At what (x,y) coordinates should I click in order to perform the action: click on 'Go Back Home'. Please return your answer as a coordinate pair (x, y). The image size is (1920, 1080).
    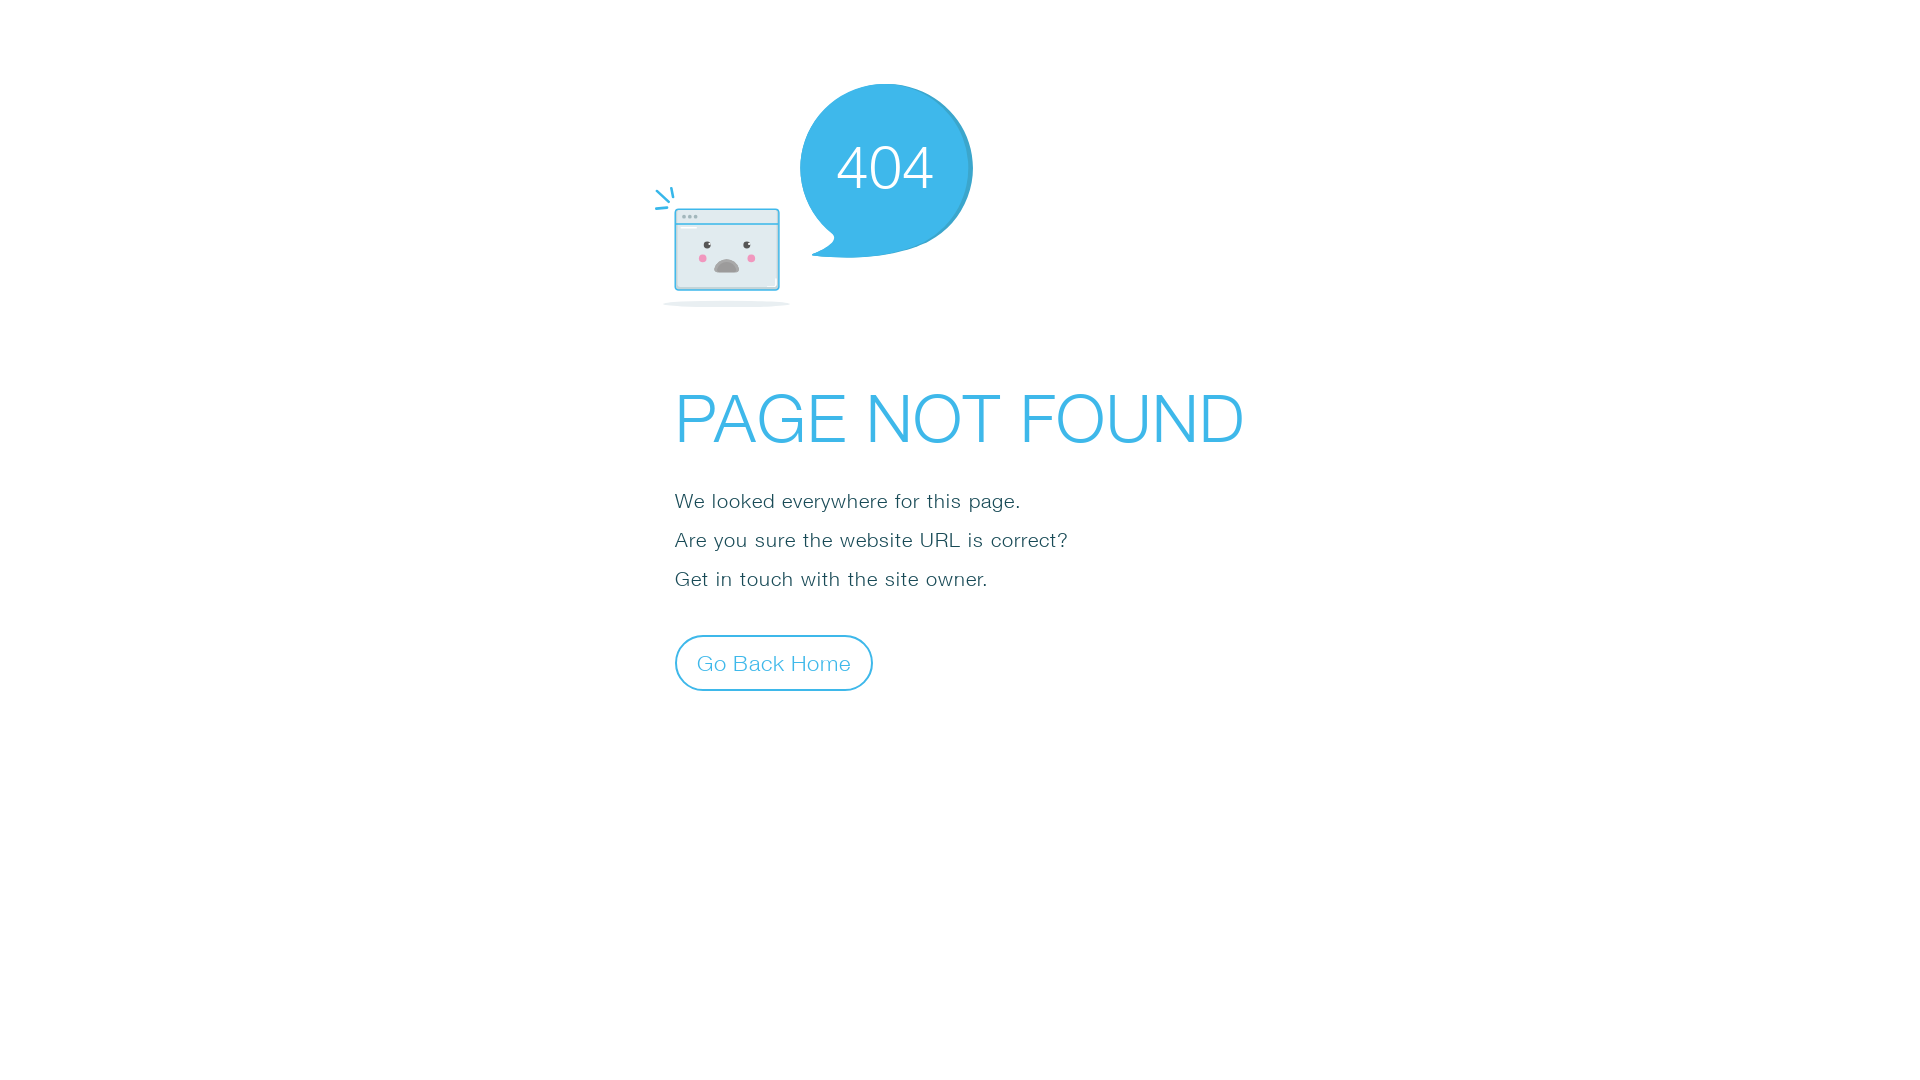
    Looking at the image, I should click on (772, 663).